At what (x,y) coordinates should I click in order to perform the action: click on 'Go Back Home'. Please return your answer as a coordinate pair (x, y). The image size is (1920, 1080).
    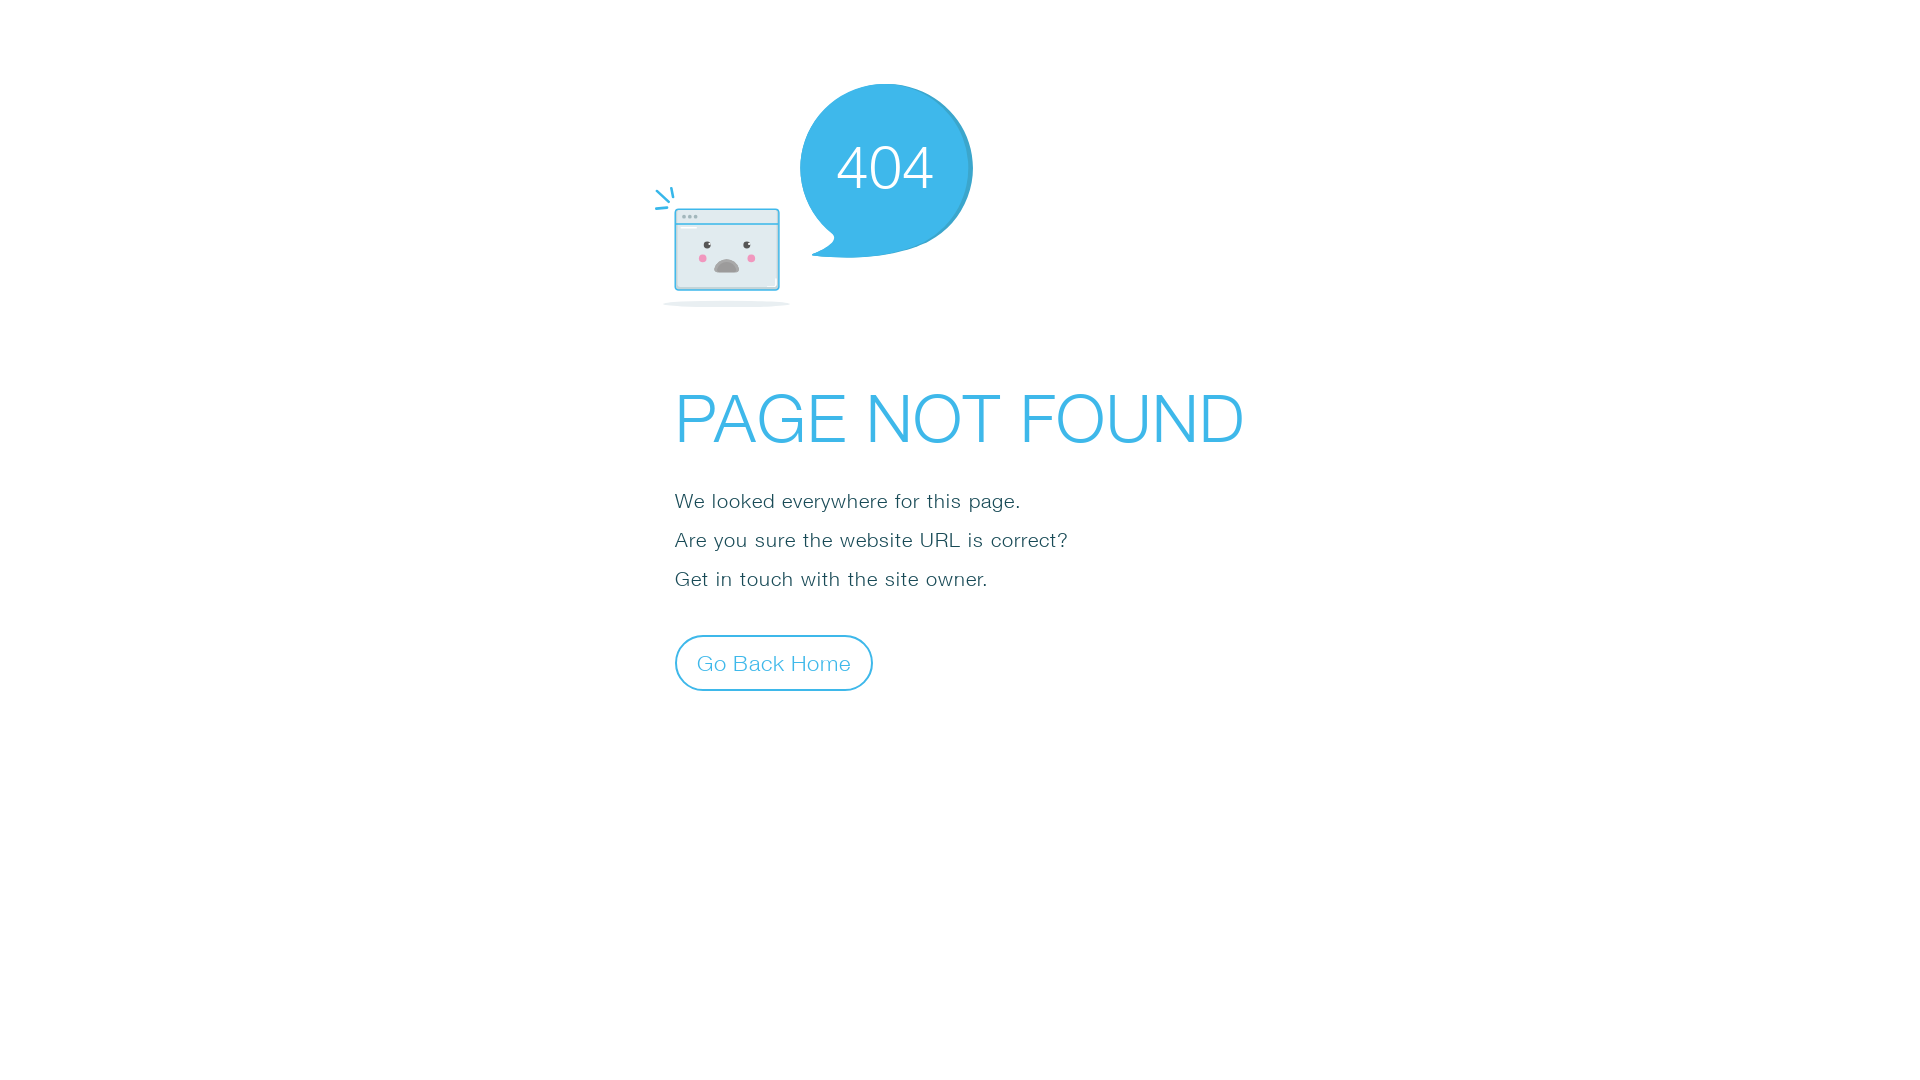
    Looking at the image, I should click on (772, 663).